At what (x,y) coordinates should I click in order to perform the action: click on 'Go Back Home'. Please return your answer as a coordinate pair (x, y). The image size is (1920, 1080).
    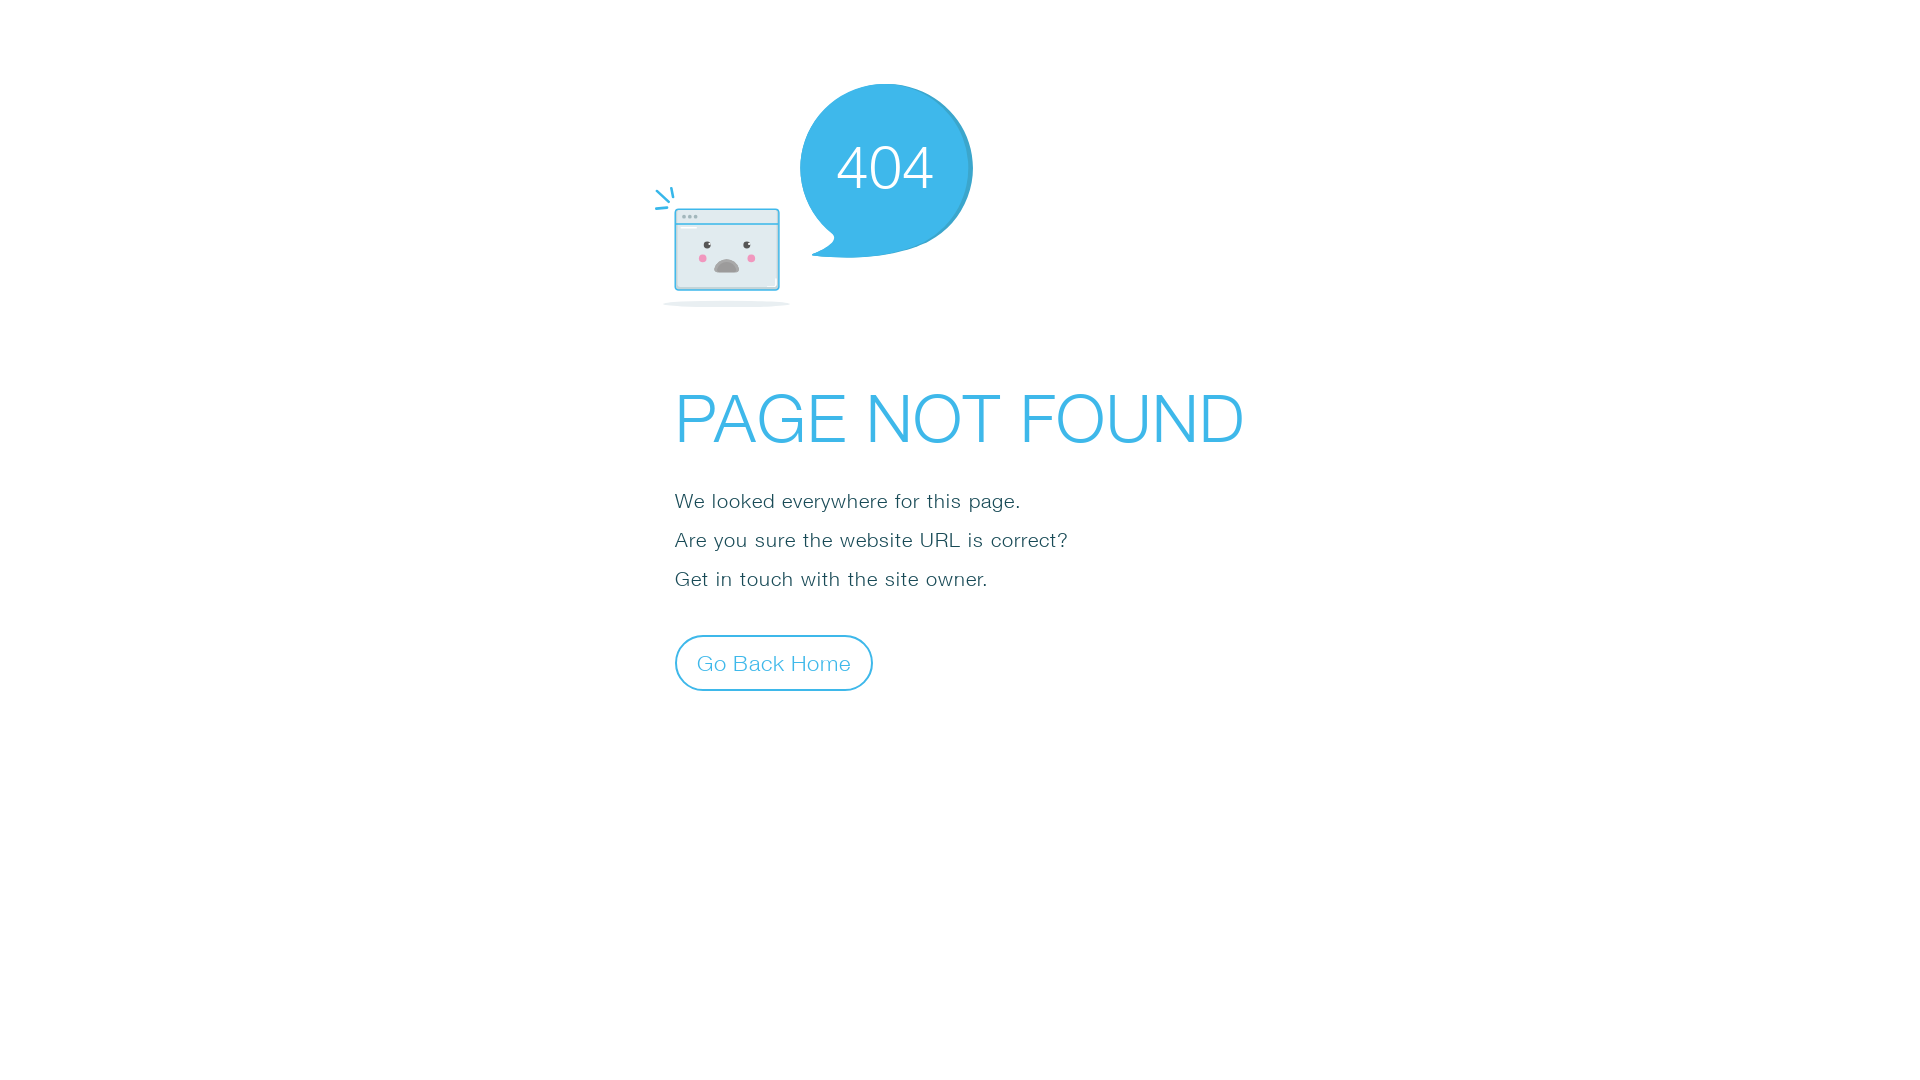
    Looking at the image, I should click on (772, 663).